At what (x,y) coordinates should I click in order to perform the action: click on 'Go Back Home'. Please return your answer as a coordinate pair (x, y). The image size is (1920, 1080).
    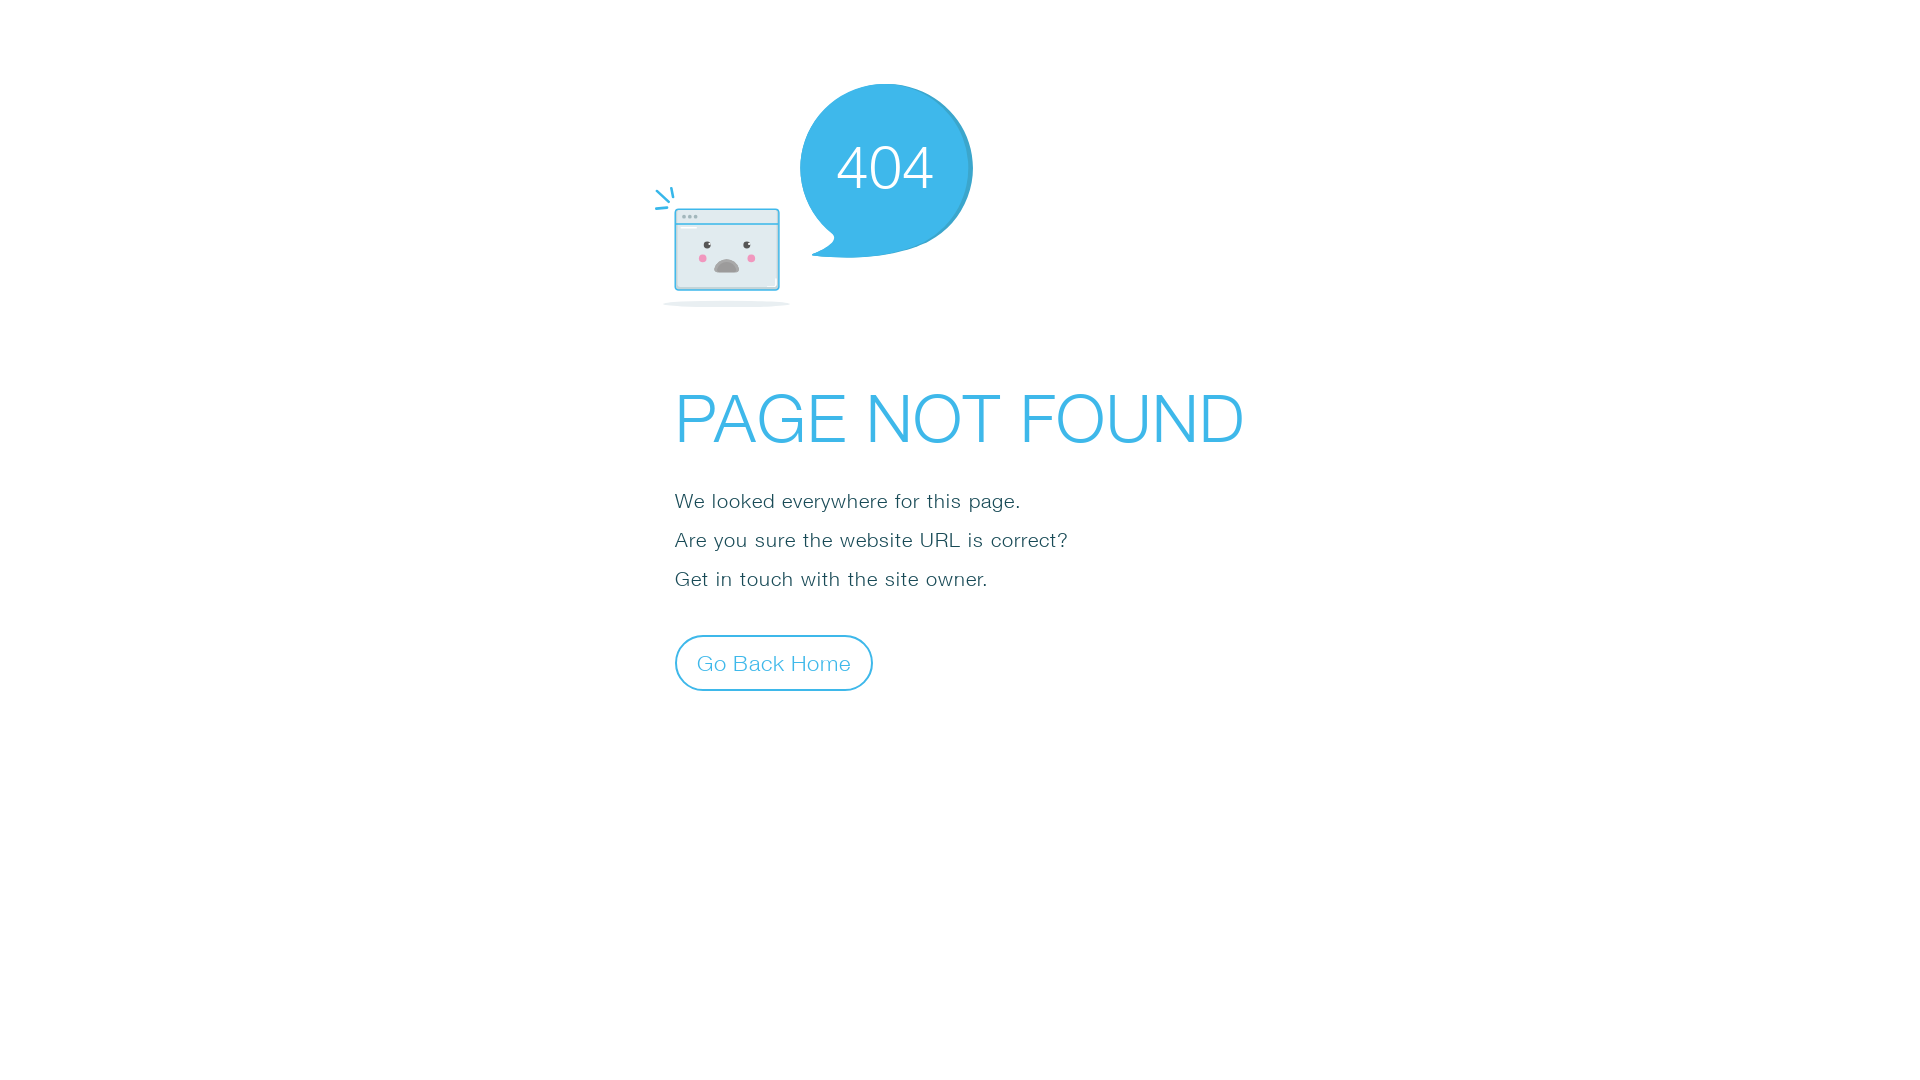
    Looking at the image, I should click on (772, 663).